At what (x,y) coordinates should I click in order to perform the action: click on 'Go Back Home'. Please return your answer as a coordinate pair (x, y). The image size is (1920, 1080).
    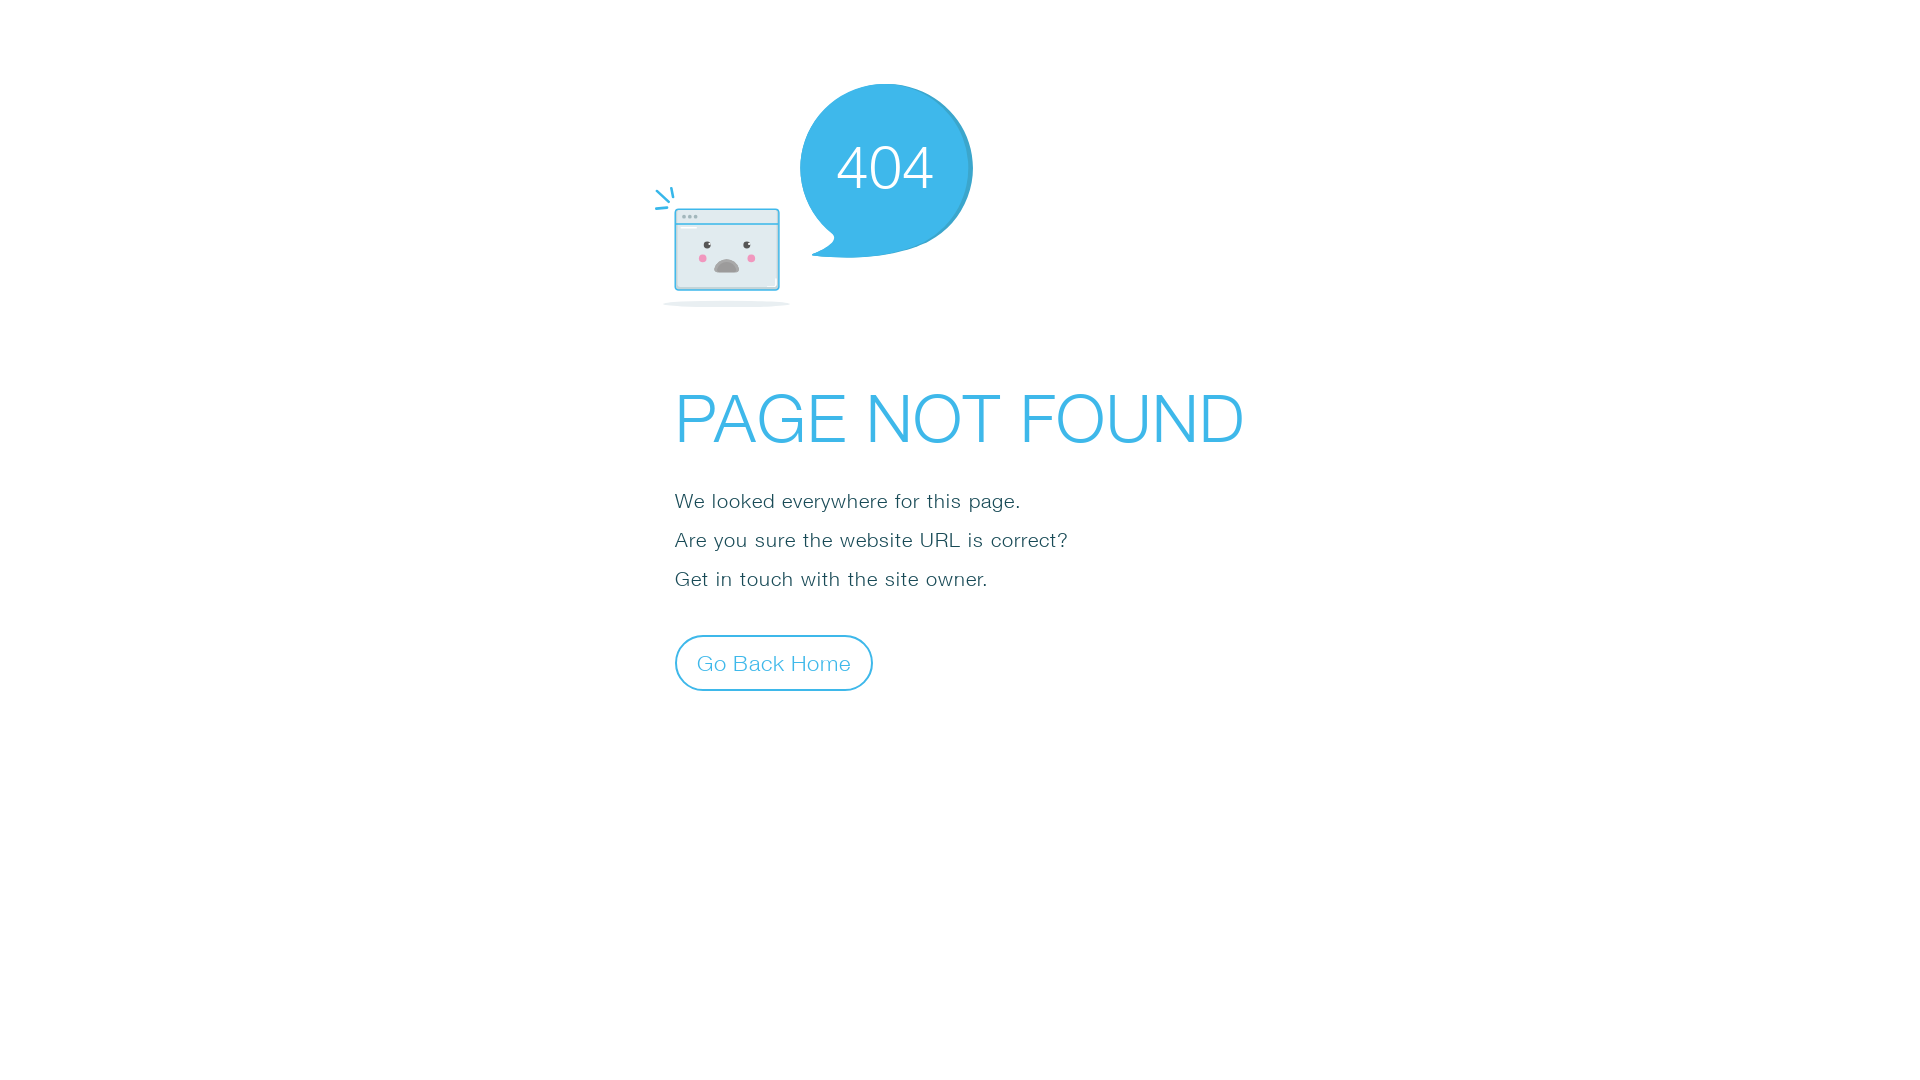
    Looking at the image, I should click on (772, 663).